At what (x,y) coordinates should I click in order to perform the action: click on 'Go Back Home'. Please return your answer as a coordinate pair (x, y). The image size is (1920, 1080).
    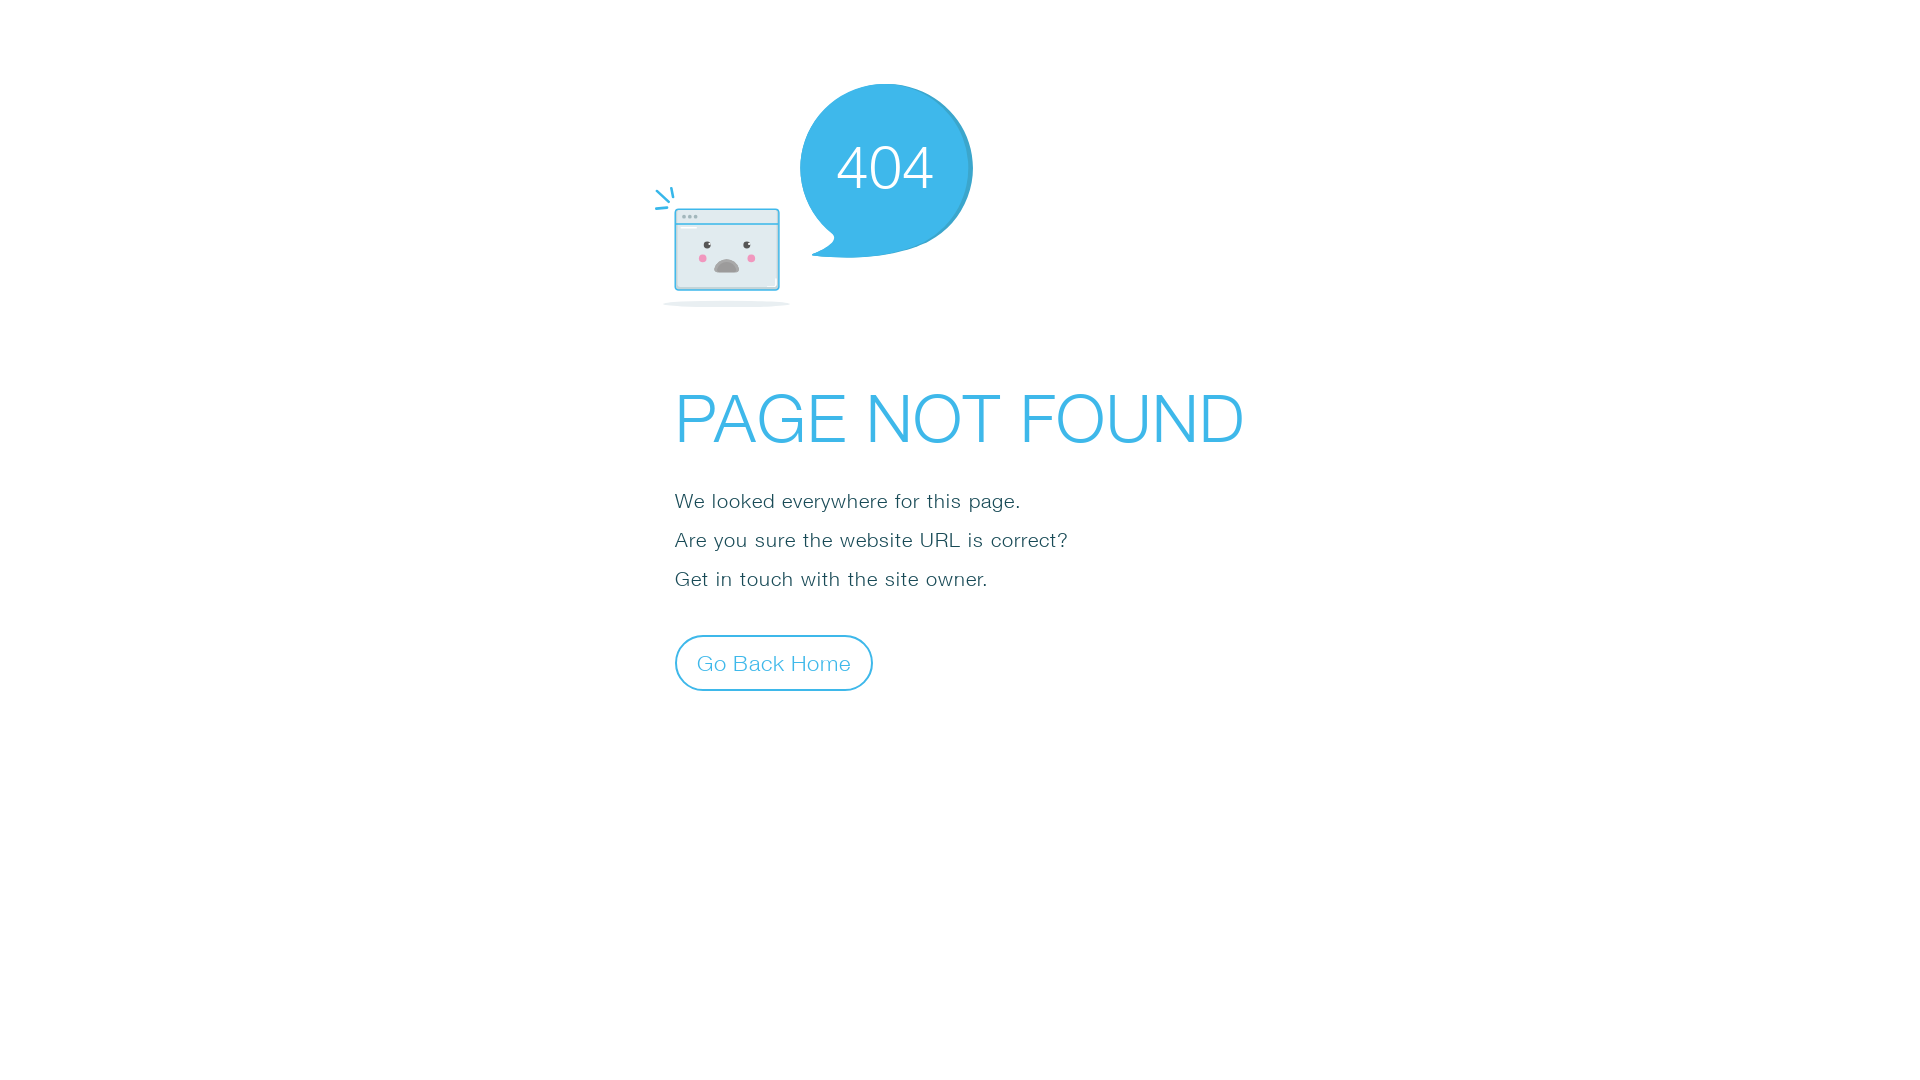
    Looking at the image, I should click on (772, 663).